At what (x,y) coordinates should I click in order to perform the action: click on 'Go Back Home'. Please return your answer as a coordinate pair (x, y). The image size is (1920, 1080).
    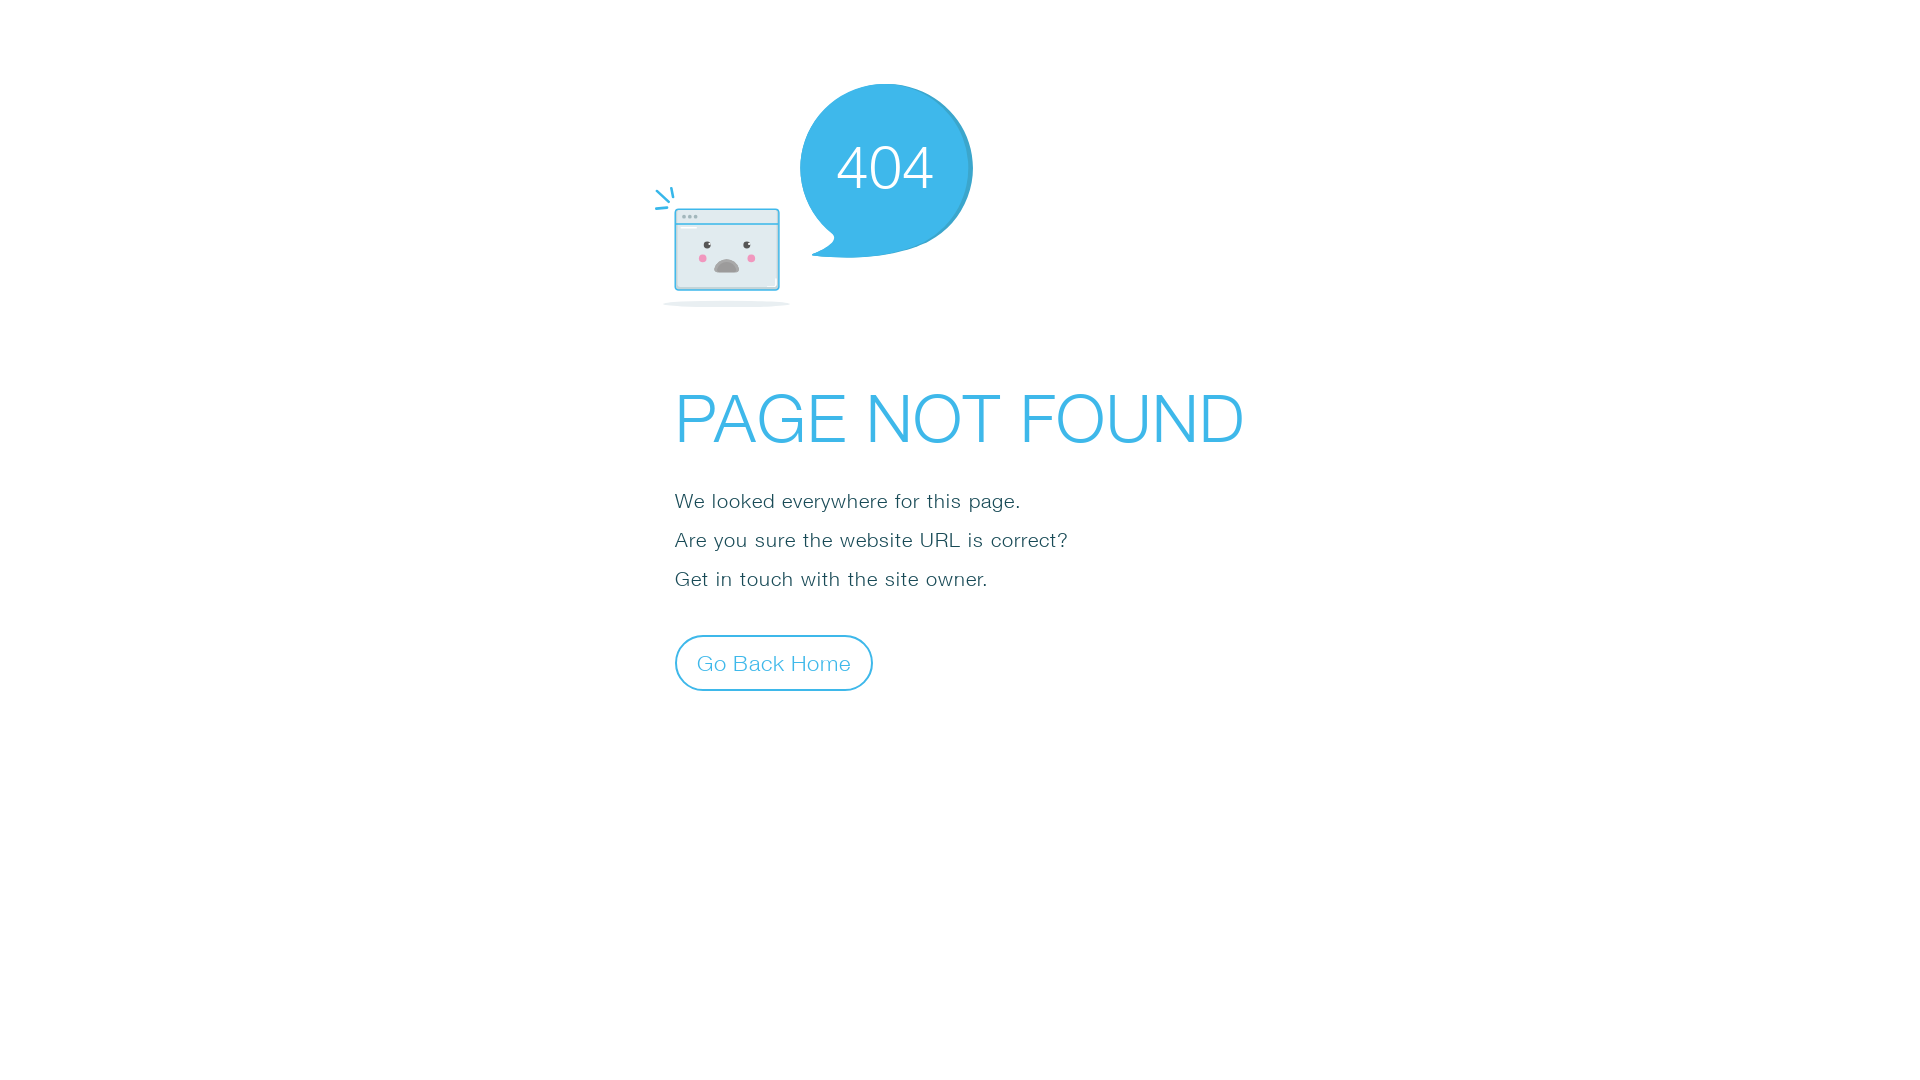
    Looking at the image, I should click on (772, 663).